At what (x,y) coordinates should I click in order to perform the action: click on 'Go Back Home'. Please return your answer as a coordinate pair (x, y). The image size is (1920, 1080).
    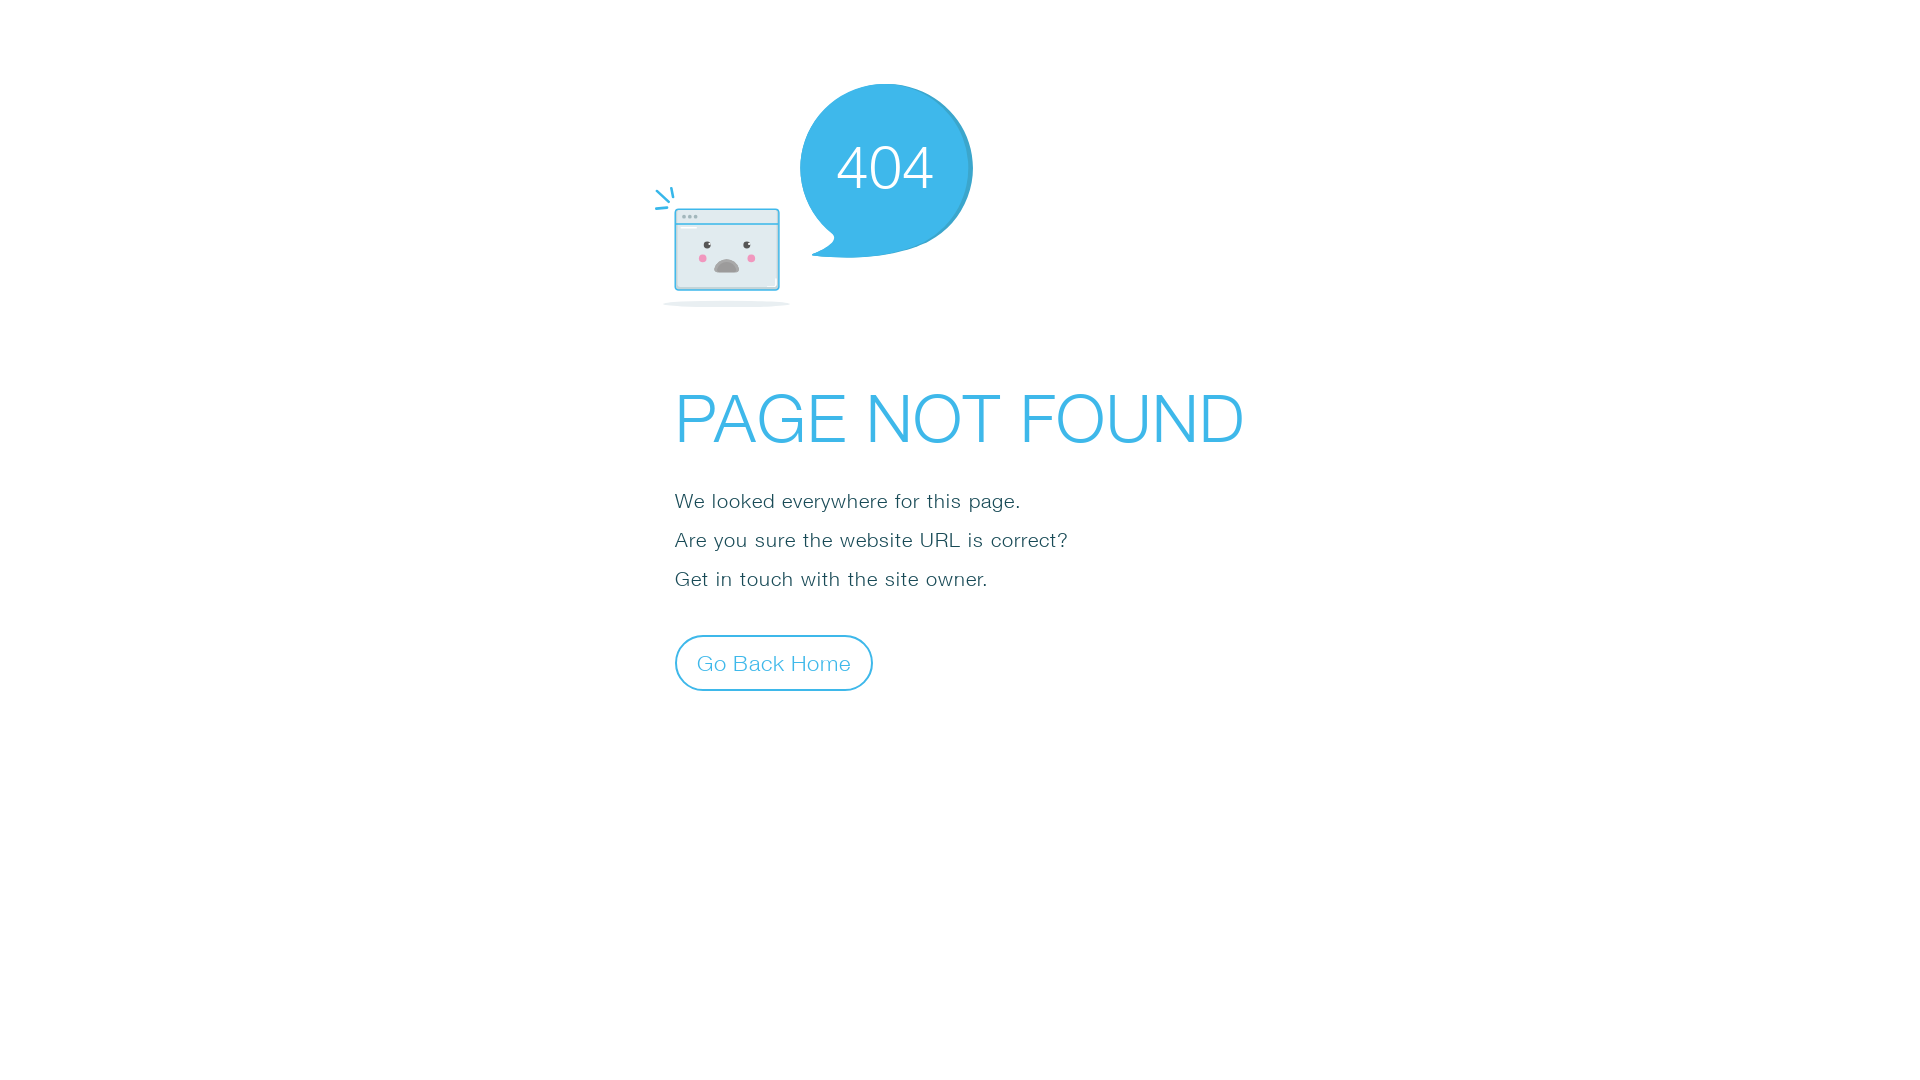
    Looking at the image, I should click on (772, 663).